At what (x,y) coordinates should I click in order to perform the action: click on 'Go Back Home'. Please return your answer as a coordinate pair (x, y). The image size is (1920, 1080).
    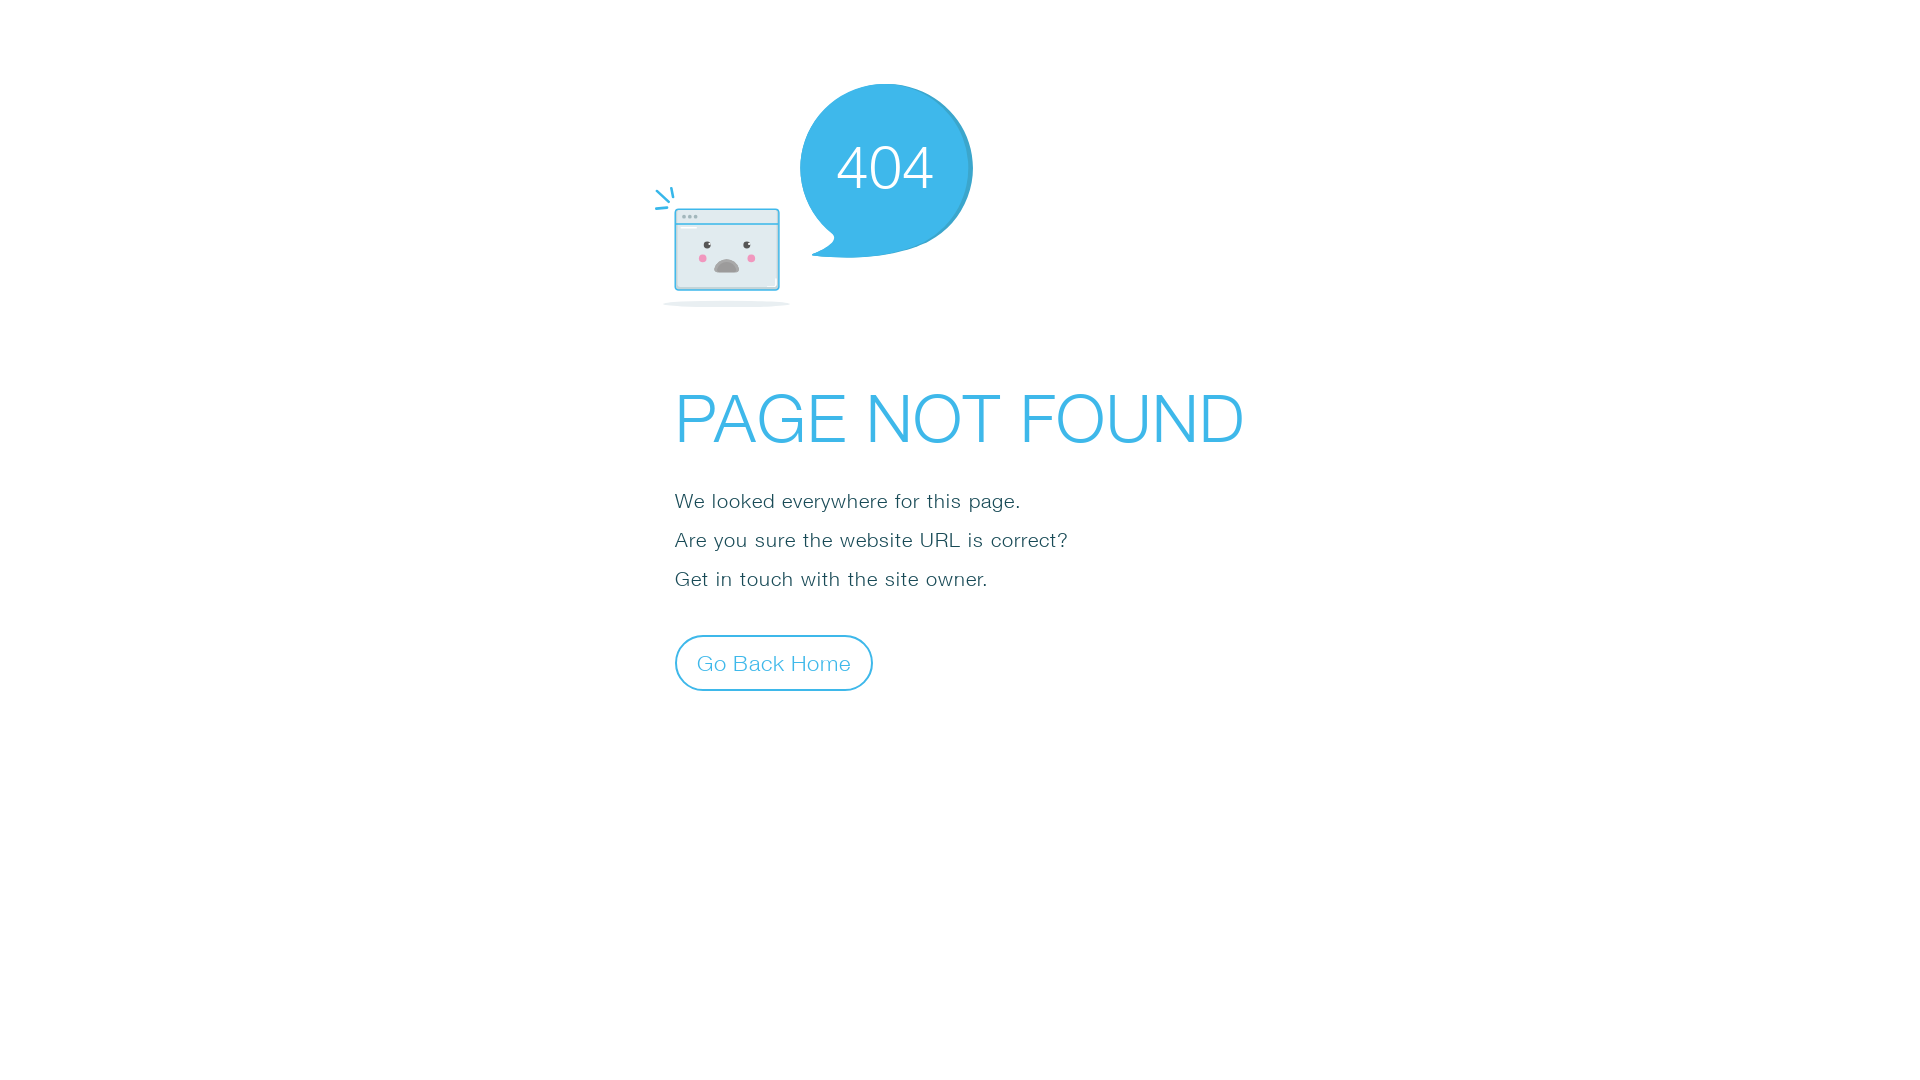
    Looking at the image, I should click on (772, 663).